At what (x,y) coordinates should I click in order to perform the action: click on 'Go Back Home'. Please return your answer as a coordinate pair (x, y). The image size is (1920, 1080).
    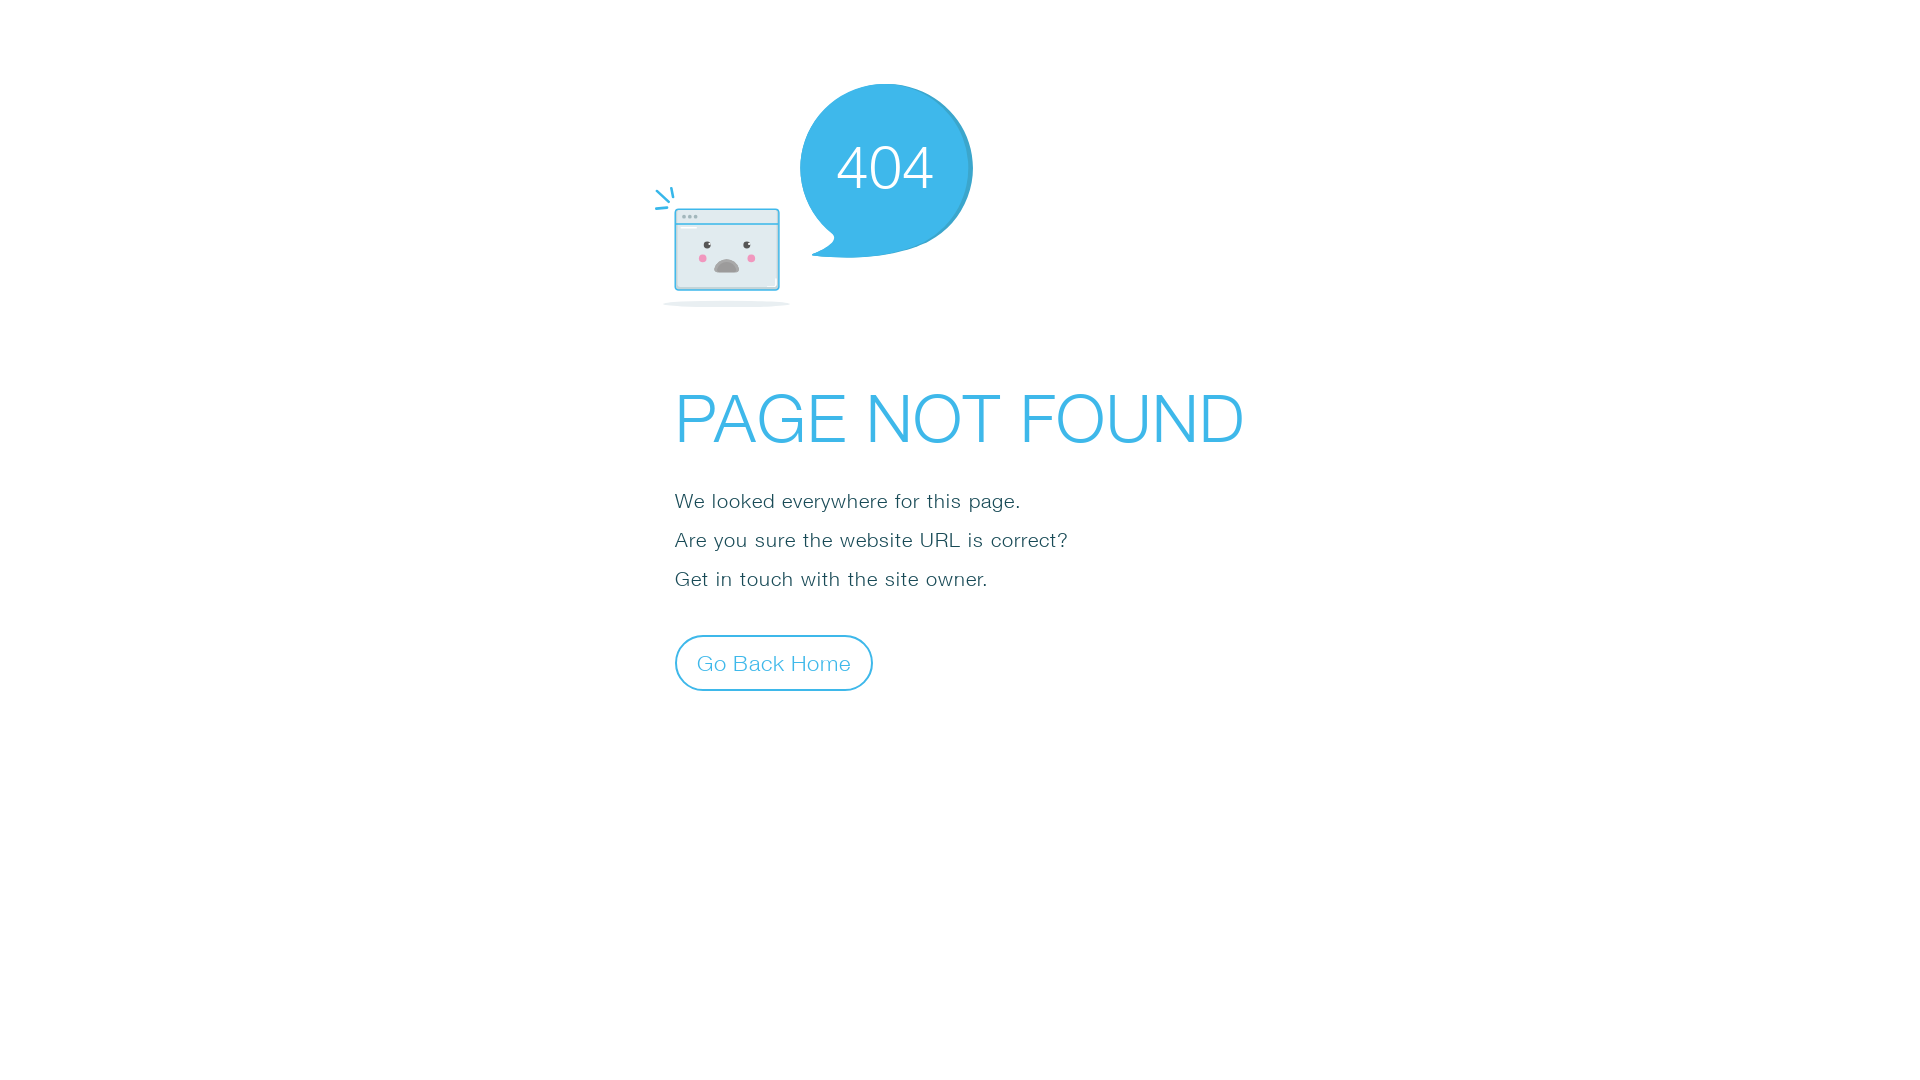
    Looking at the image, I should click on (772, 663).